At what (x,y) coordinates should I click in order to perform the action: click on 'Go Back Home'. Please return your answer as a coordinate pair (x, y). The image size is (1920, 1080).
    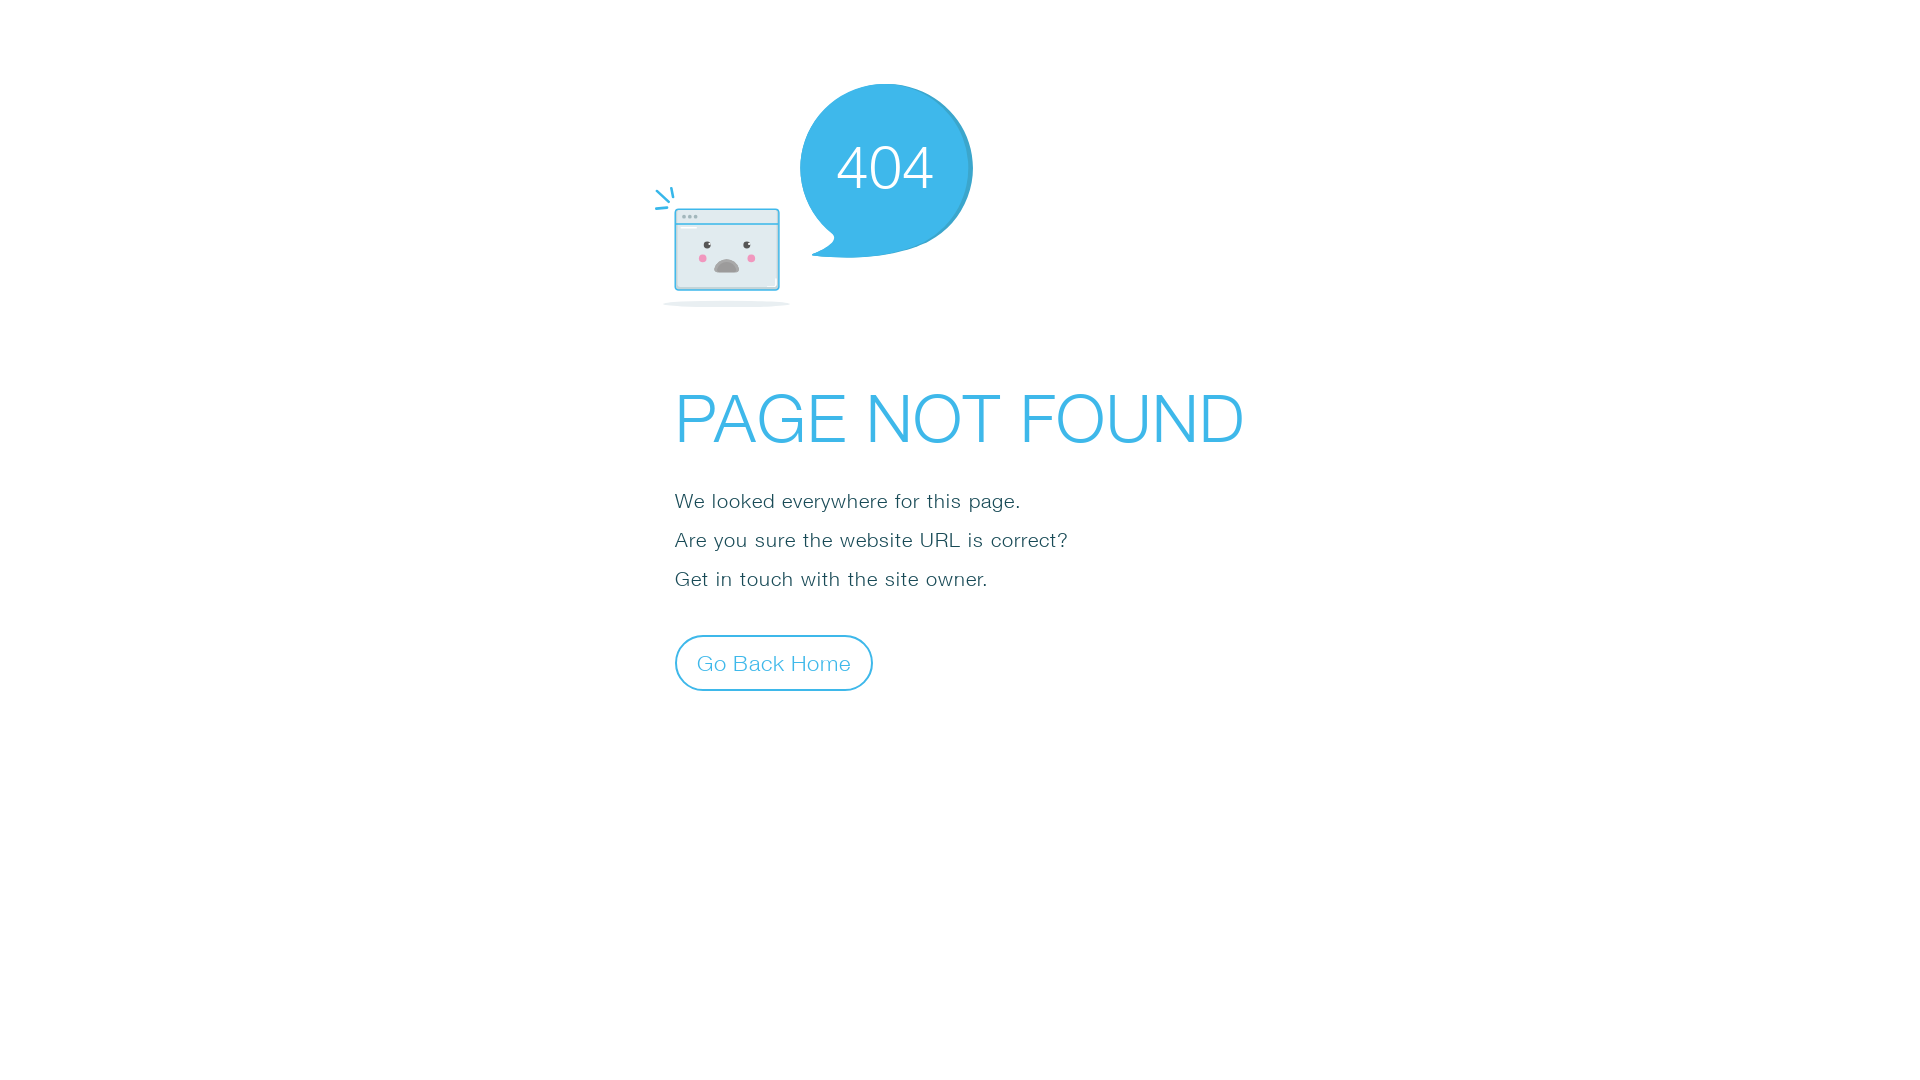
    Looking at the image, I should click on (772, 663).